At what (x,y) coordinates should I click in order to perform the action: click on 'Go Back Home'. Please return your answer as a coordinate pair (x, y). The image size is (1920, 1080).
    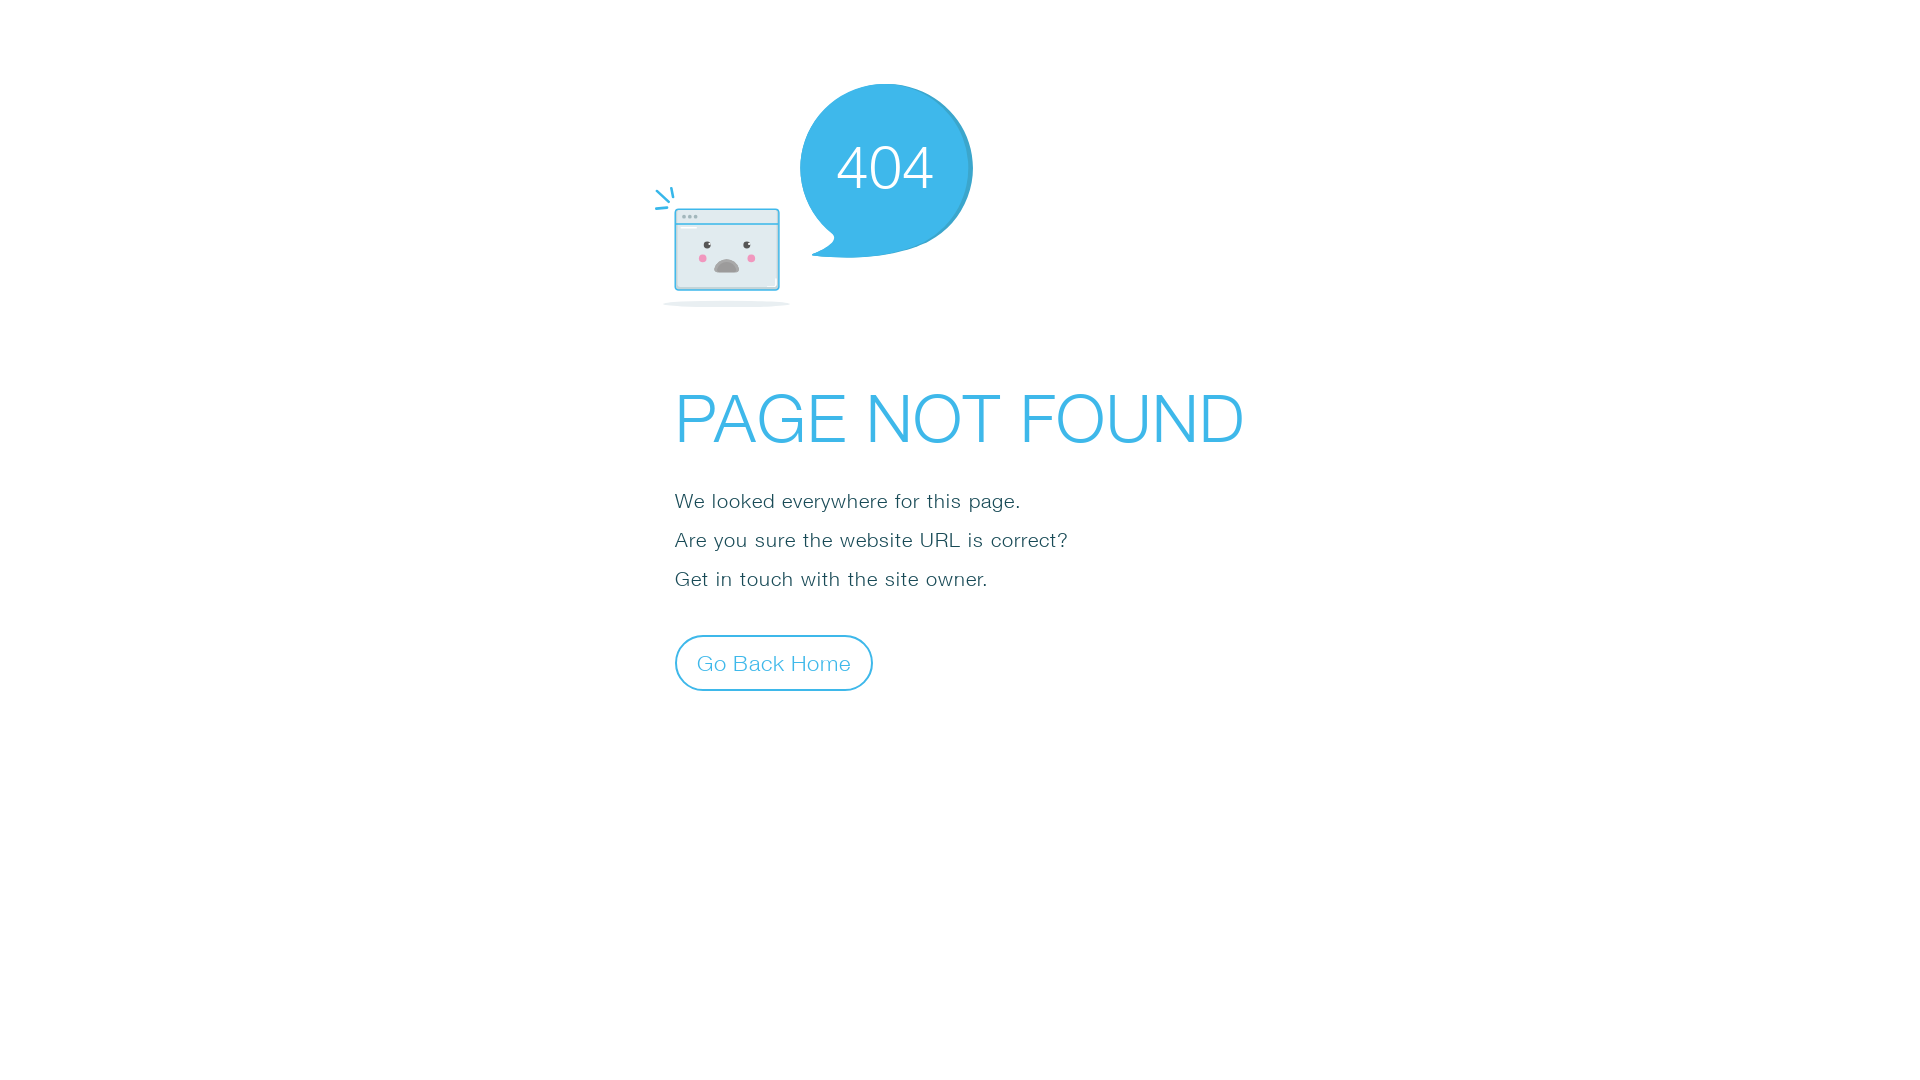
    Looking at the image, I should click on (772, 663).